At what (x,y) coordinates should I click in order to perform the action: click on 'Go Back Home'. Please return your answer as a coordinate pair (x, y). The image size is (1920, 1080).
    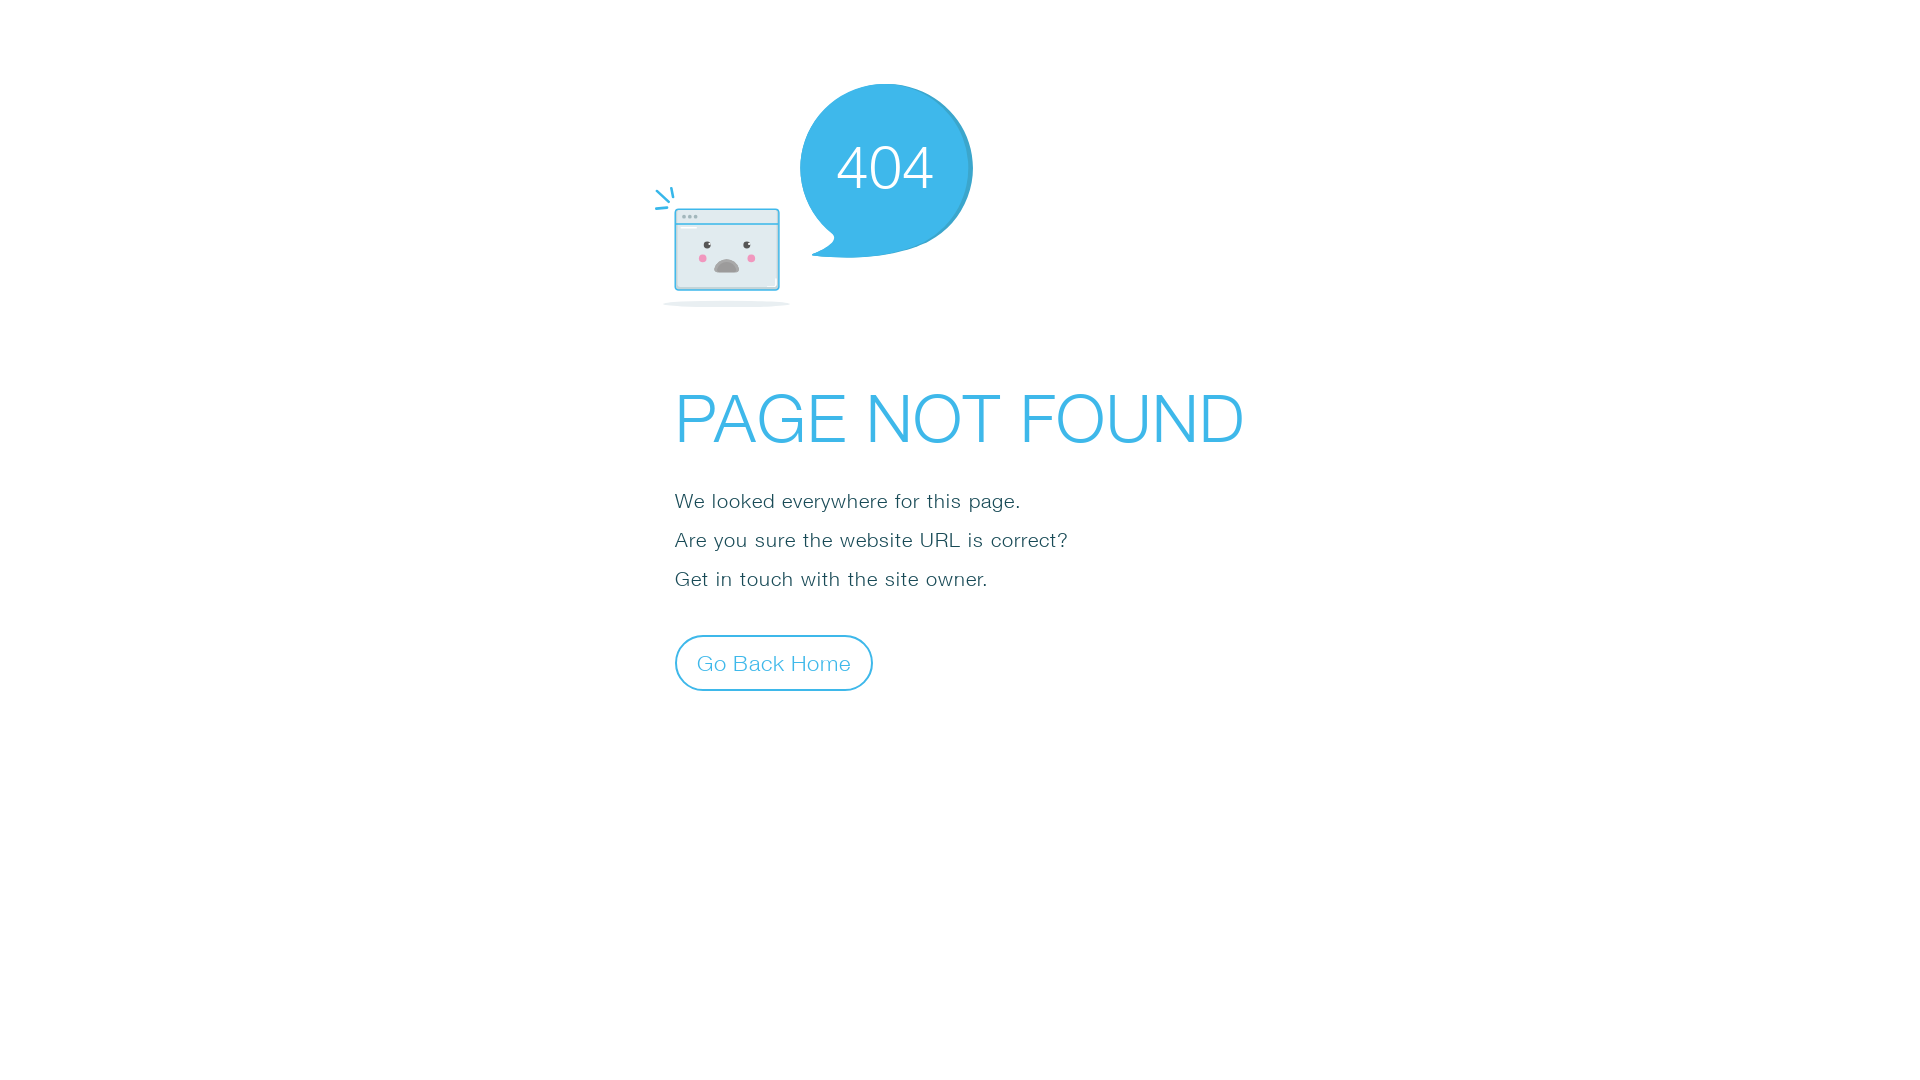
    Looking at the image, I should click on (772, 663).